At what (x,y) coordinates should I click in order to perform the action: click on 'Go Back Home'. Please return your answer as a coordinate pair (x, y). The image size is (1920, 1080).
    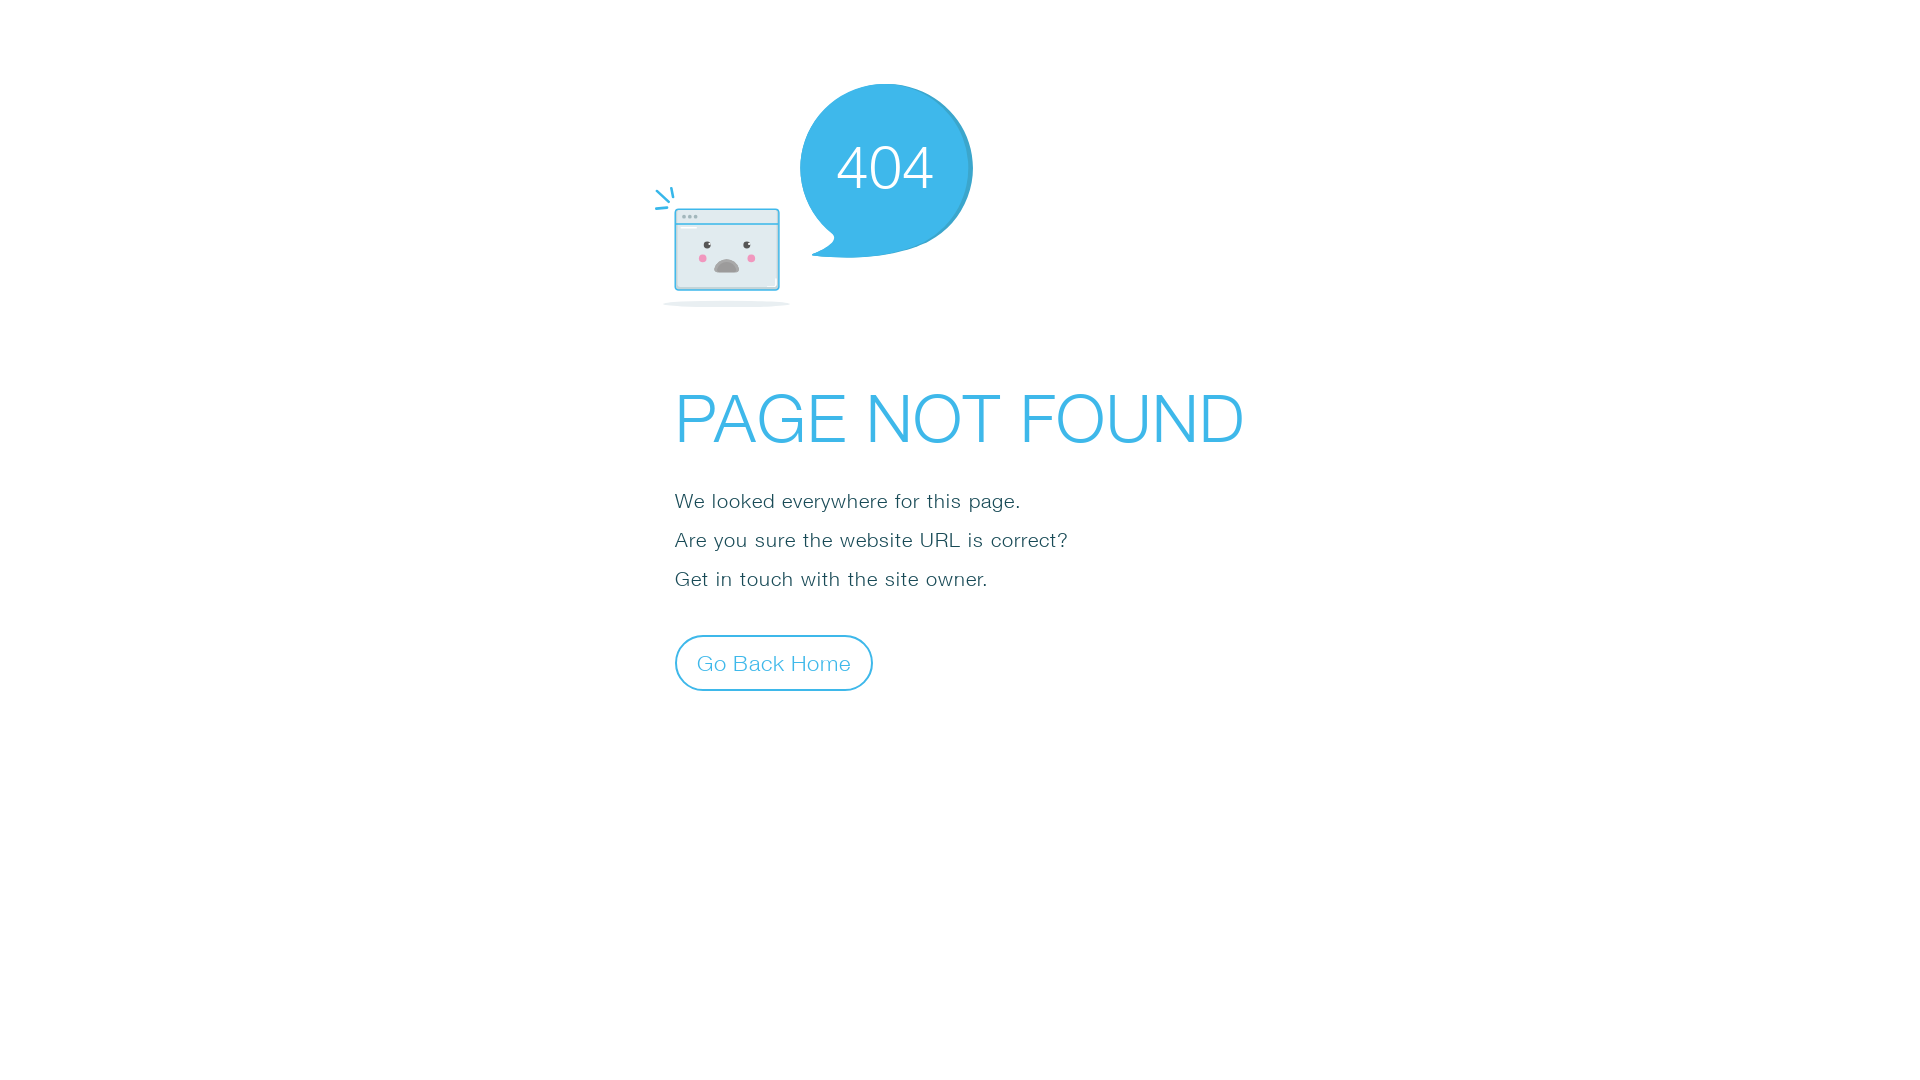
    Looking at the image, I should click on (772, 663).